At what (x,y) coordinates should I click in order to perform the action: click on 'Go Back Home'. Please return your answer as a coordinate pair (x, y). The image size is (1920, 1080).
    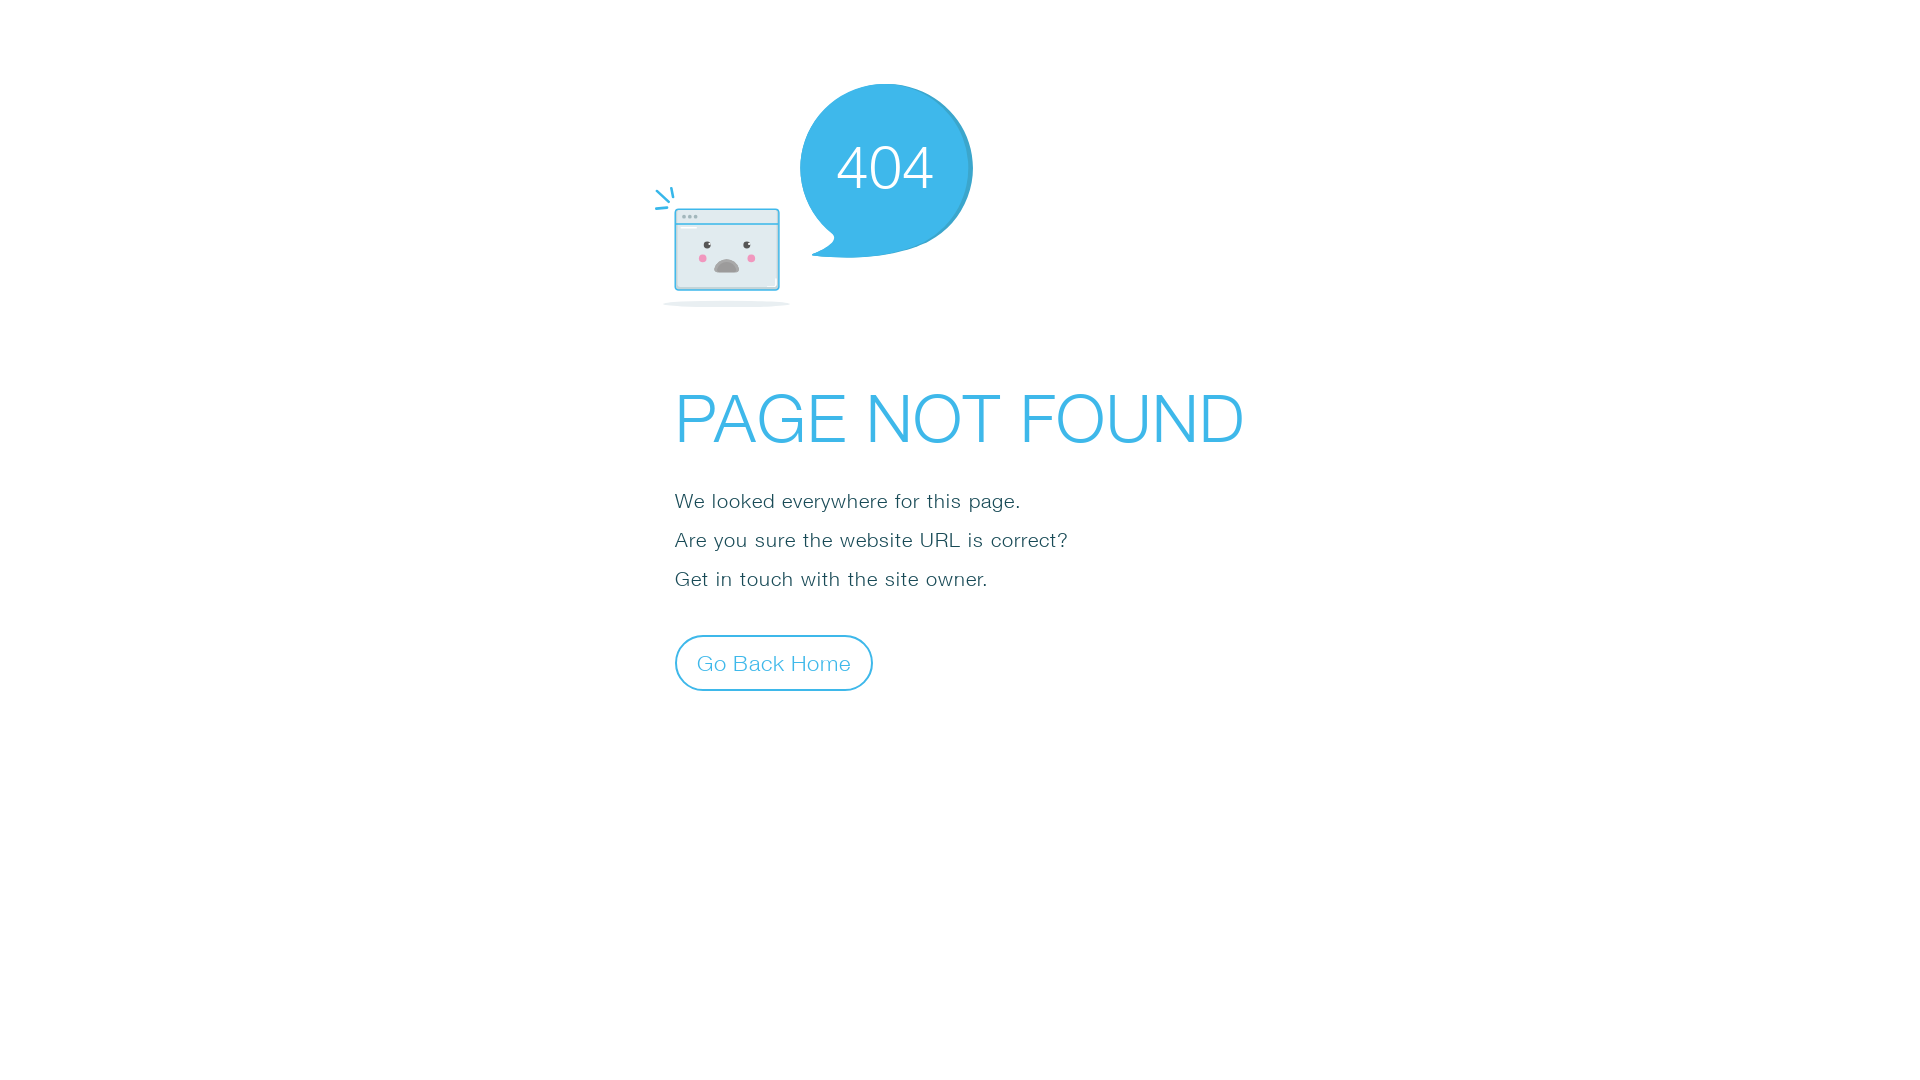
    Looking at the image, I should click on (772, 663).